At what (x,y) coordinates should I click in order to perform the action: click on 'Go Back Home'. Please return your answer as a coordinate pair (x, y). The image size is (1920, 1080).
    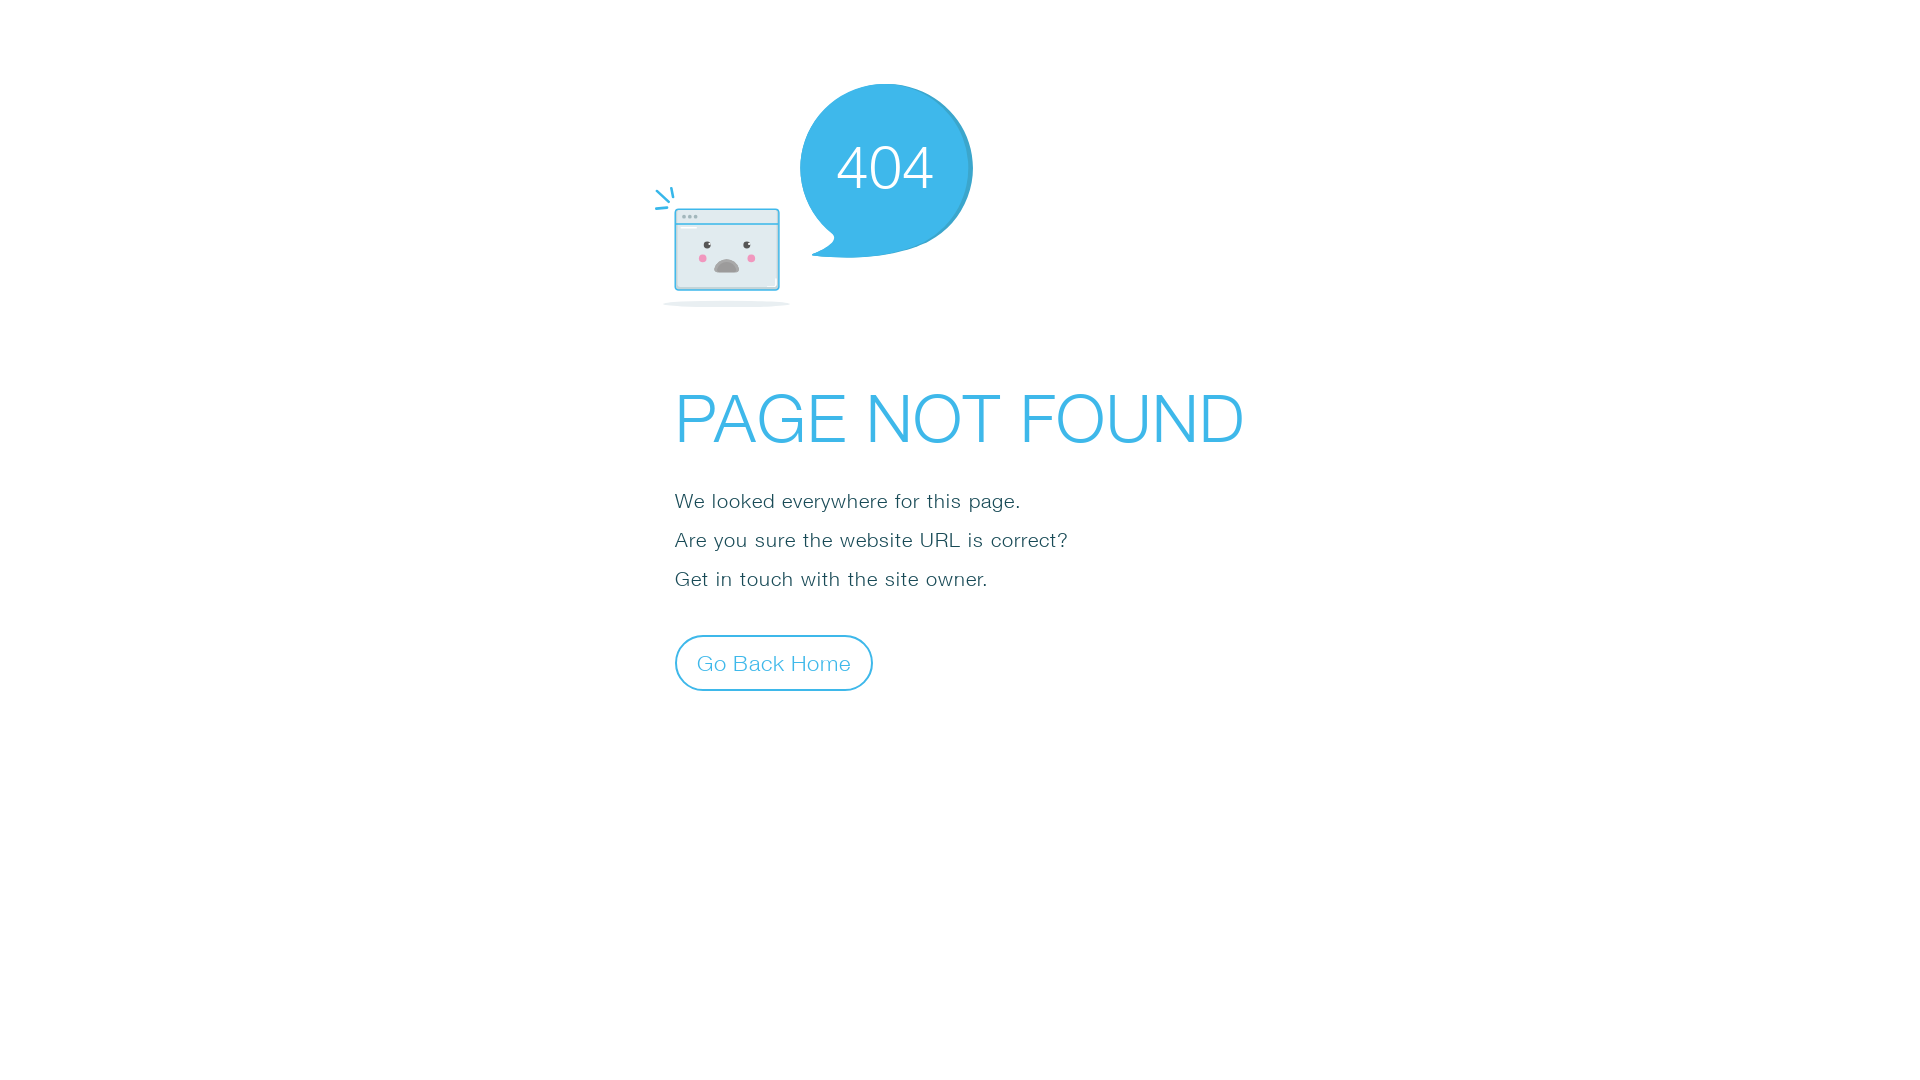
    Looking at the image, I should click on (772, 663).